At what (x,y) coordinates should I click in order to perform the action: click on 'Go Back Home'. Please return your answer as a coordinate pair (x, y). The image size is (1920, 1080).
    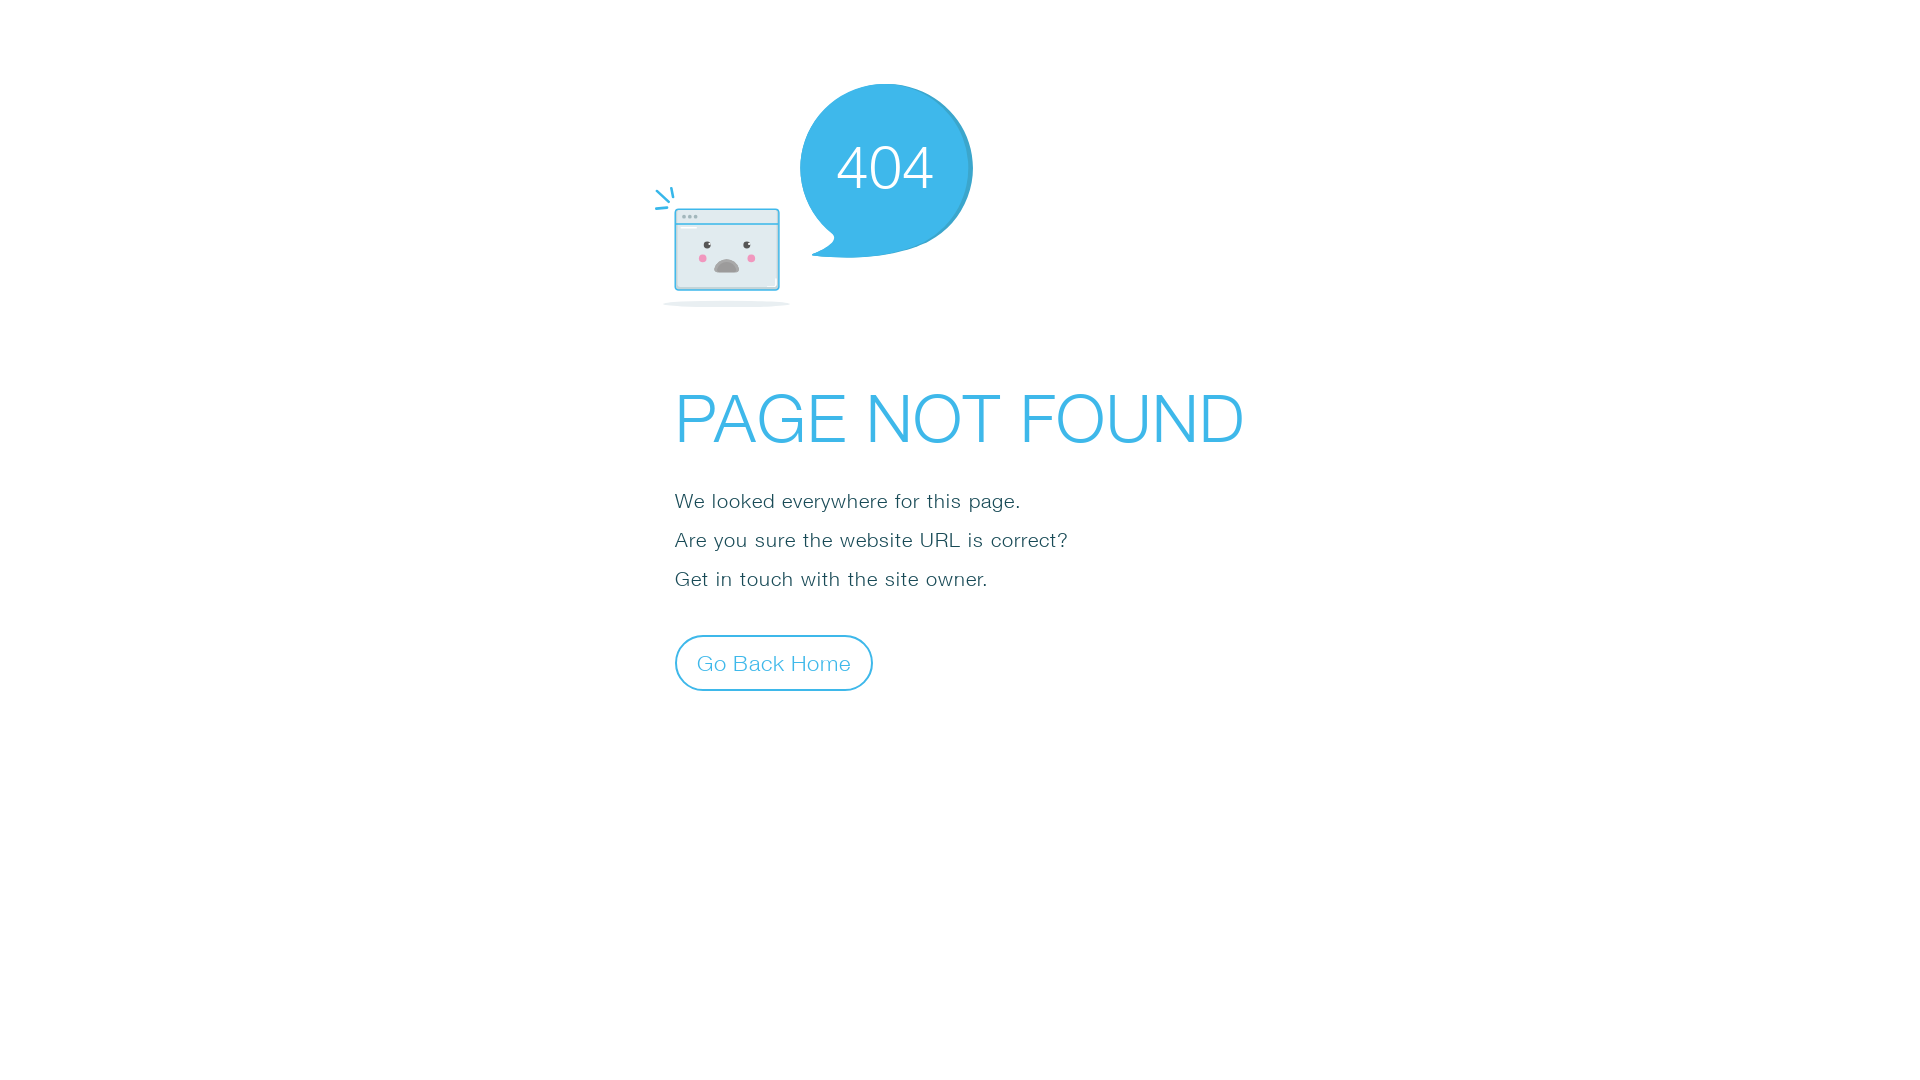
    Looking at the image, I should click on (772, 663).